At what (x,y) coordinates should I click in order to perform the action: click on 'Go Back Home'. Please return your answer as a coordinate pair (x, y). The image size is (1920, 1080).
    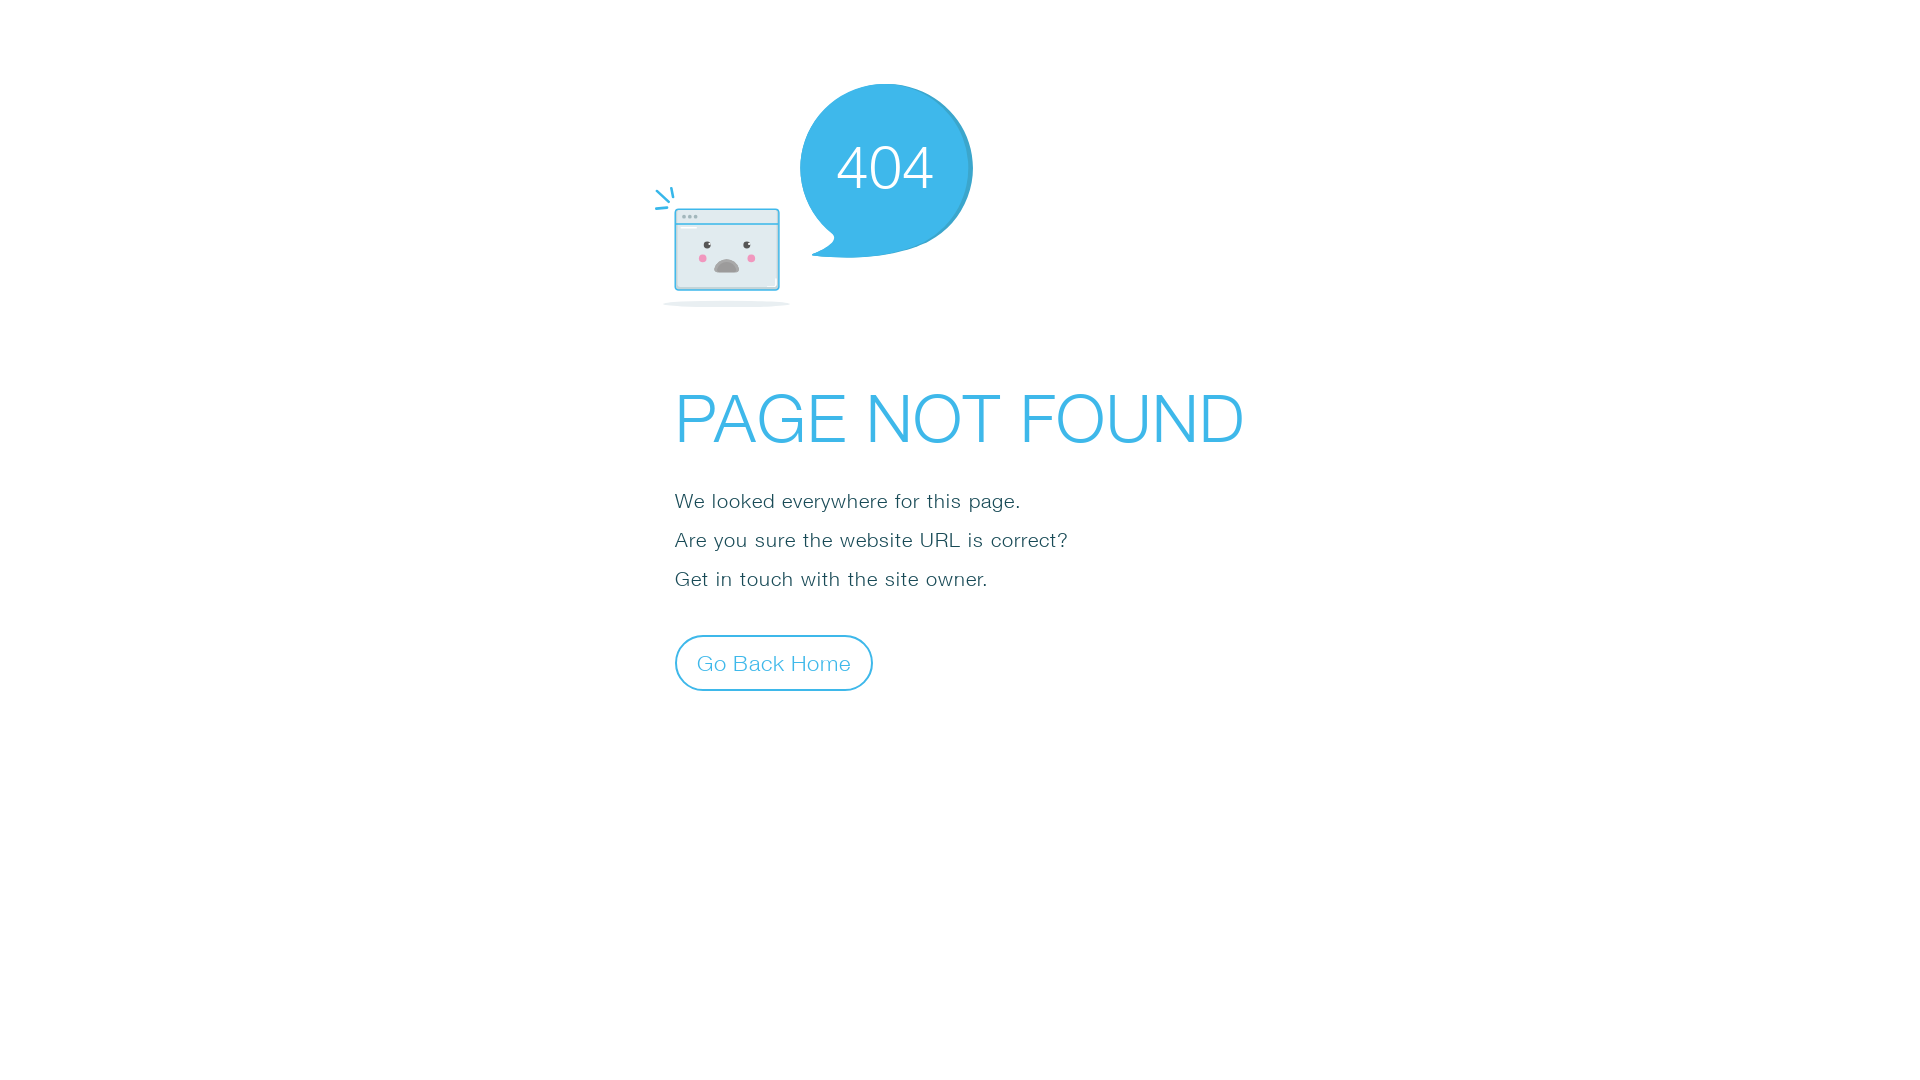
    Looking at the image, I should click on (772, 663).